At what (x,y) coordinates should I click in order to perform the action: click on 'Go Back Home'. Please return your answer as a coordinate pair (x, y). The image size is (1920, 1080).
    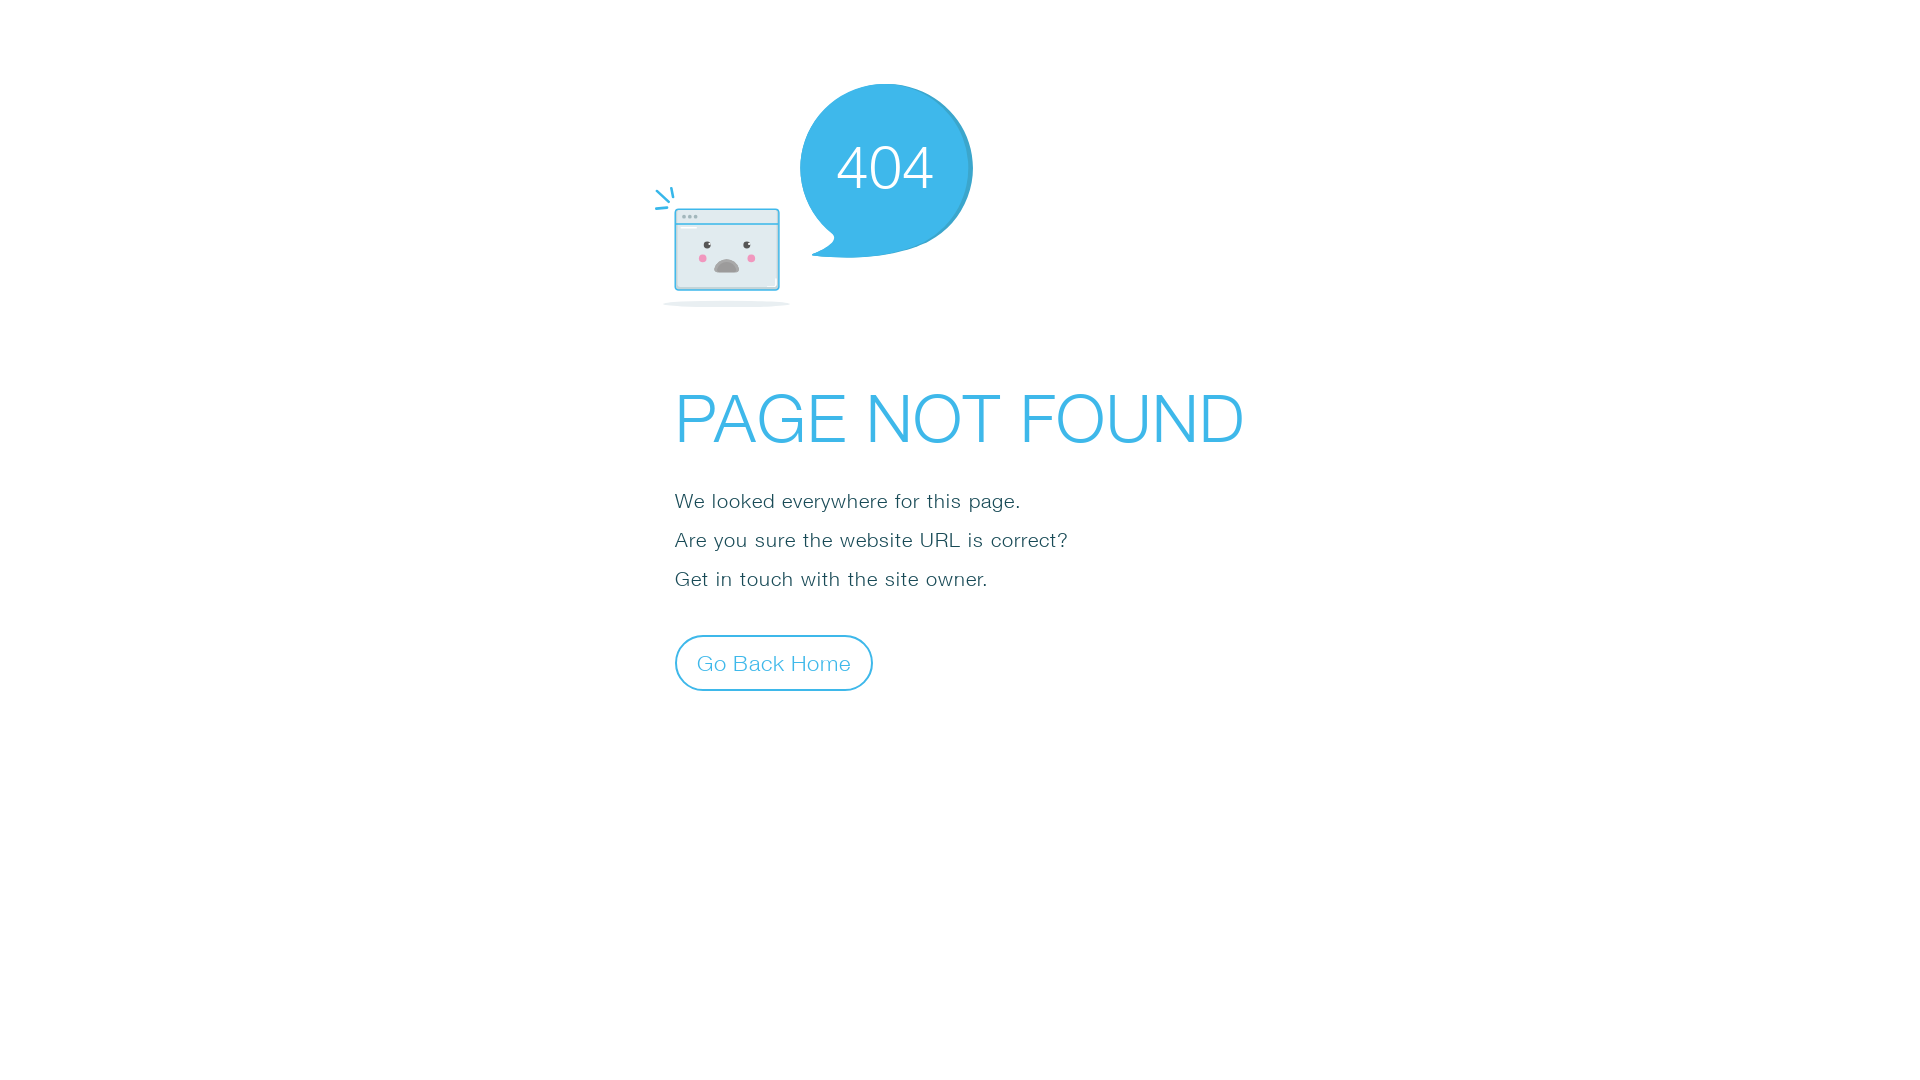
    Looking at the image, I should click on (772, 663).